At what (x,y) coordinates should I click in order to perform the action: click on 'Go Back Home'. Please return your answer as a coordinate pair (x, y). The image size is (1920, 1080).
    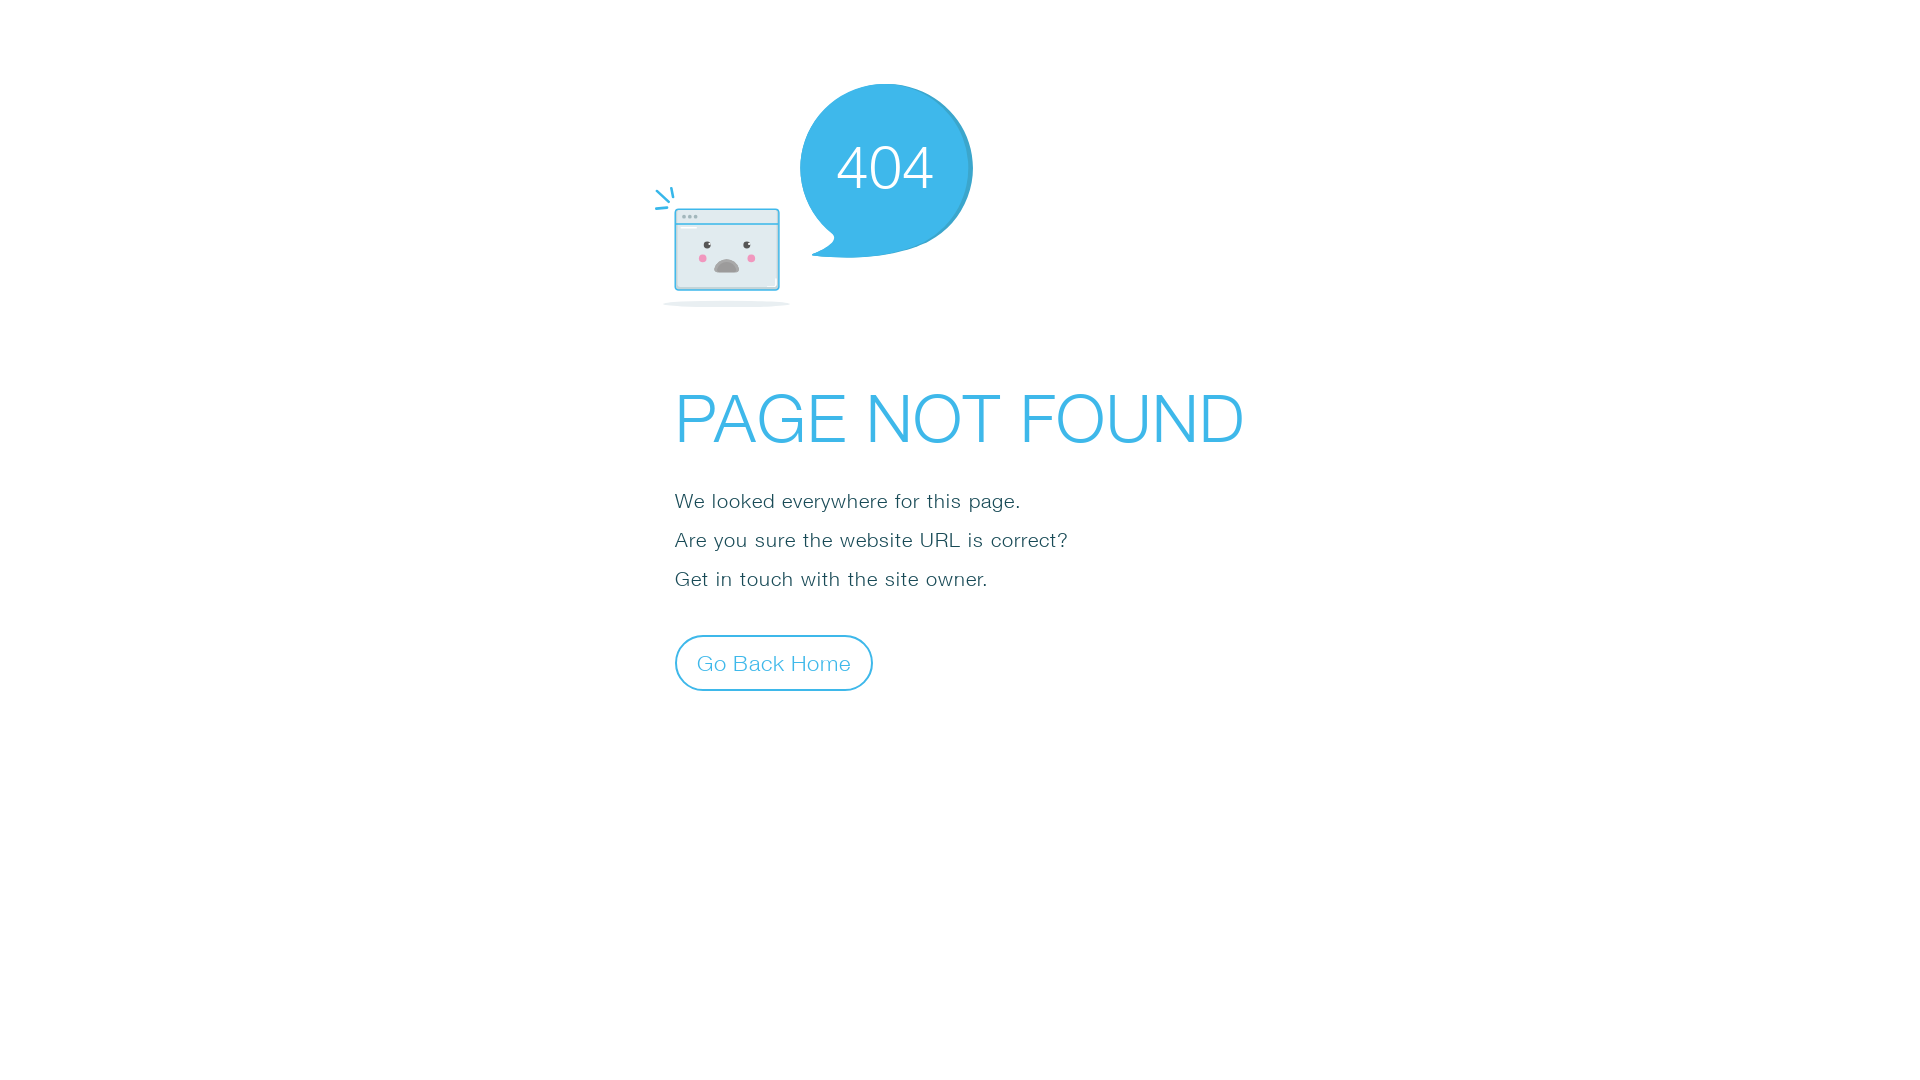
    Looking at the image, I should click on (772, 663).